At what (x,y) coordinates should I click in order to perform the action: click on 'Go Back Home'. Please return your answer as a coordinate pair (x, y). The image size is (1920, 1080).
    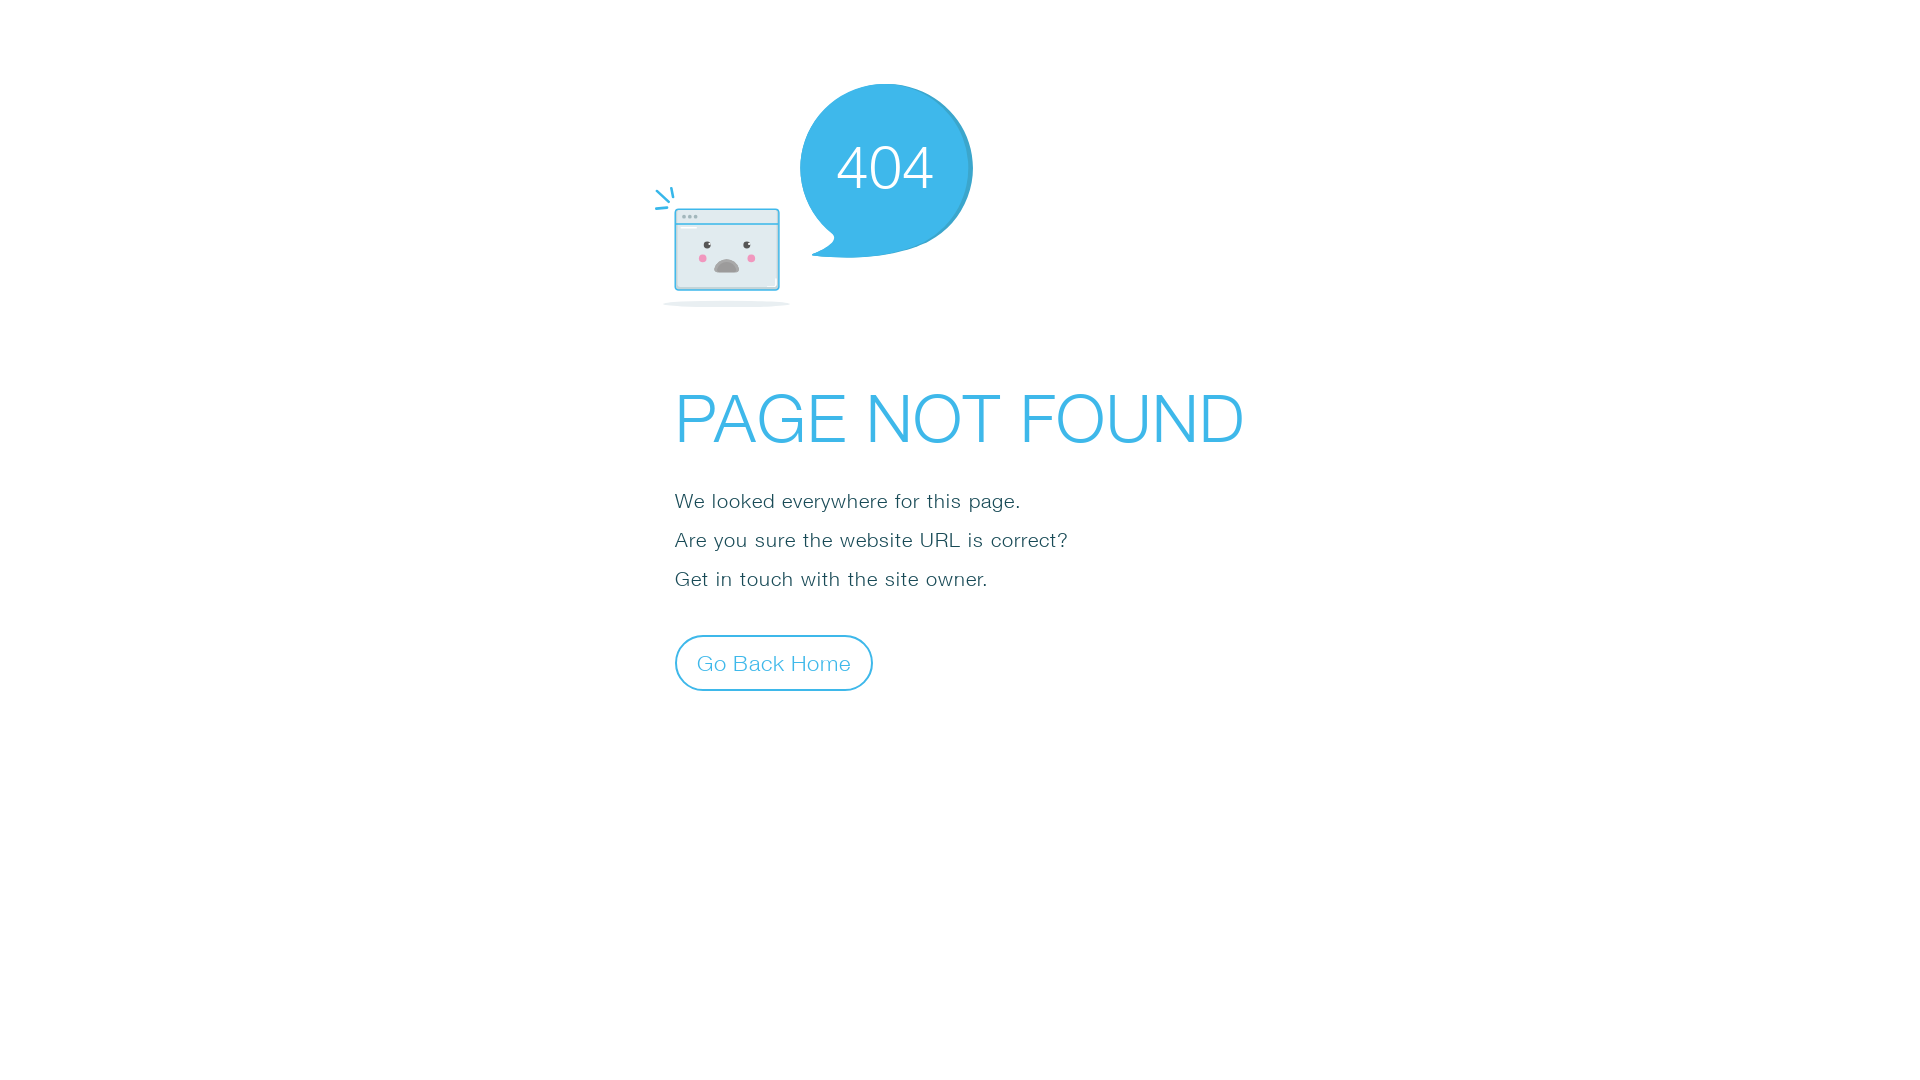
    Looking at the image, I should click on (772, 663).